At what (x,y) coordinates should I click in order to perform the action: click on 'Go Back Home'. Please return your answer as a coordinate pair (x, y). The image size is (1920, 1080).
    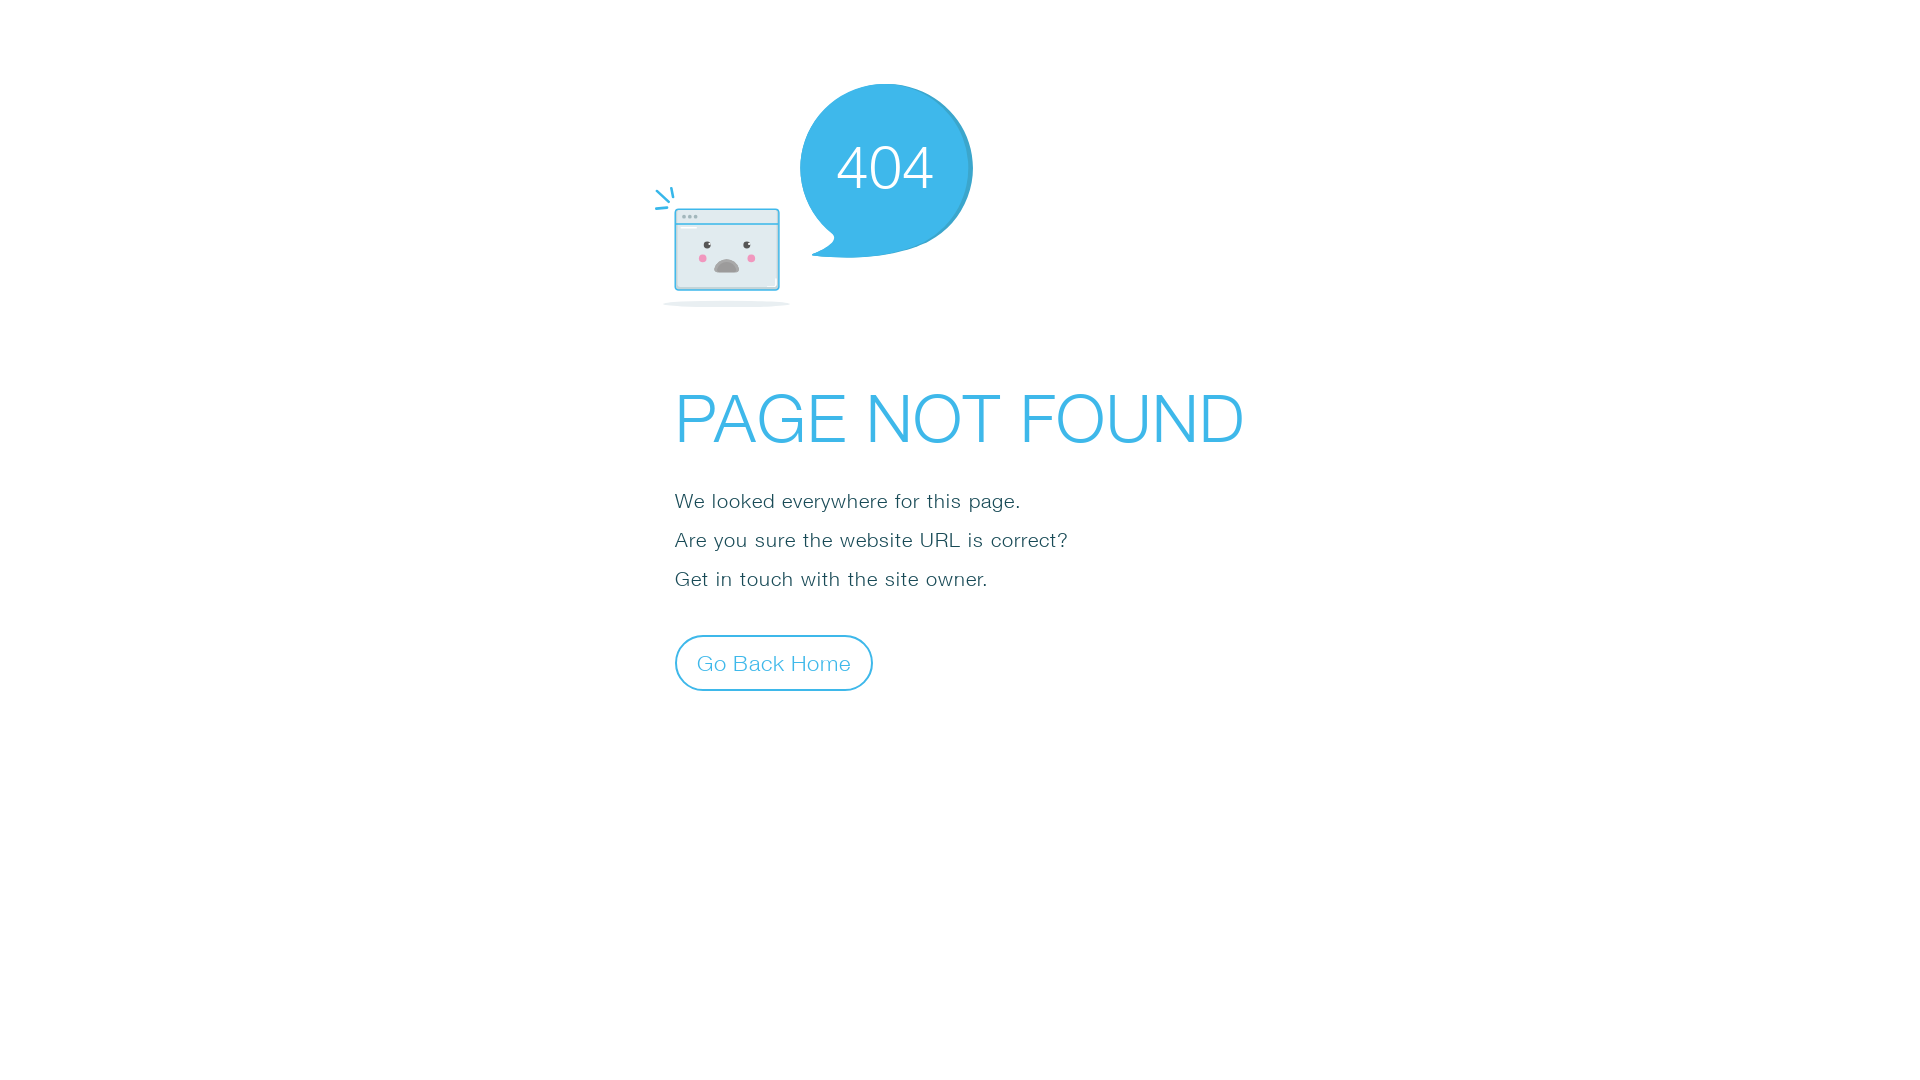
    Looking at the image, I should click on (772, 663).